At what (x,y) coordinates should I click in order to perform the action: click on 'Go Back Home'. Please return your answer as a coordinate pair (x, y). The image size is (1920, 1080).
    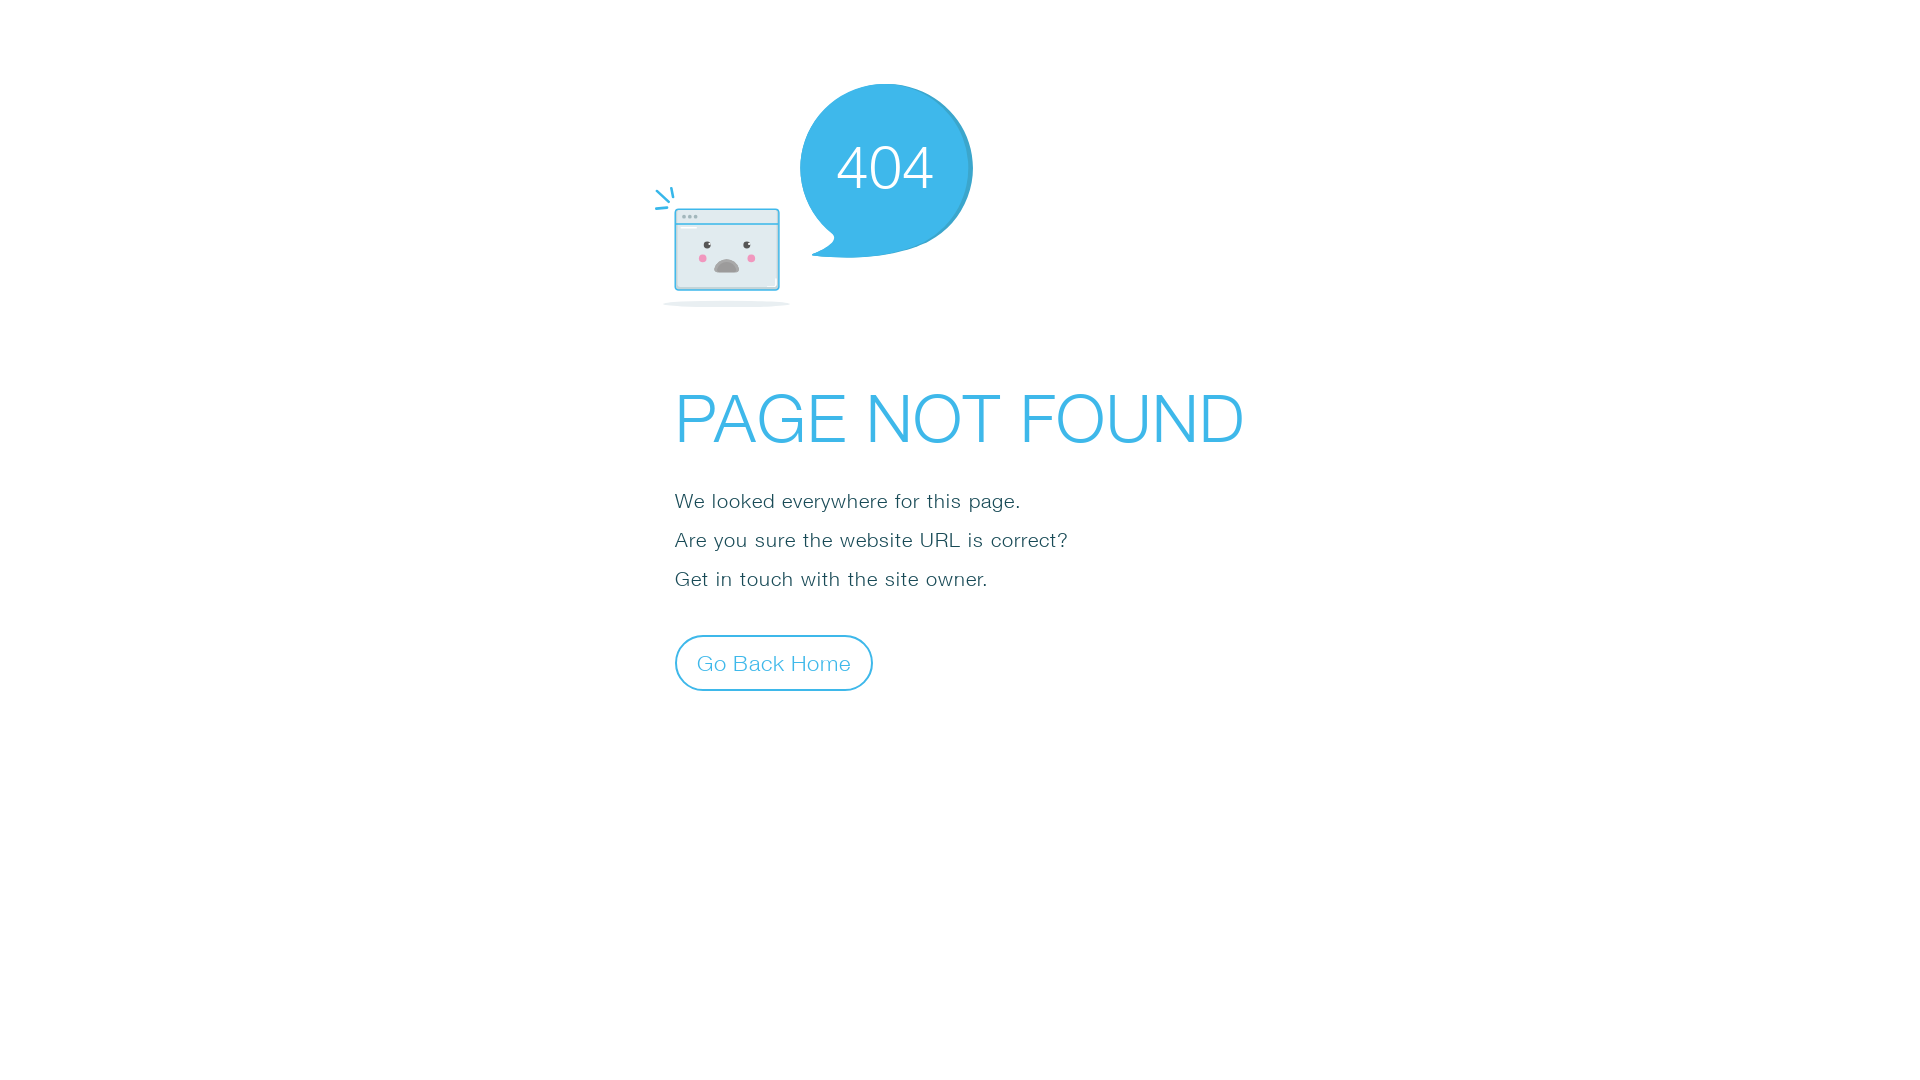
    Looking at the image, I should click on (772, 663).